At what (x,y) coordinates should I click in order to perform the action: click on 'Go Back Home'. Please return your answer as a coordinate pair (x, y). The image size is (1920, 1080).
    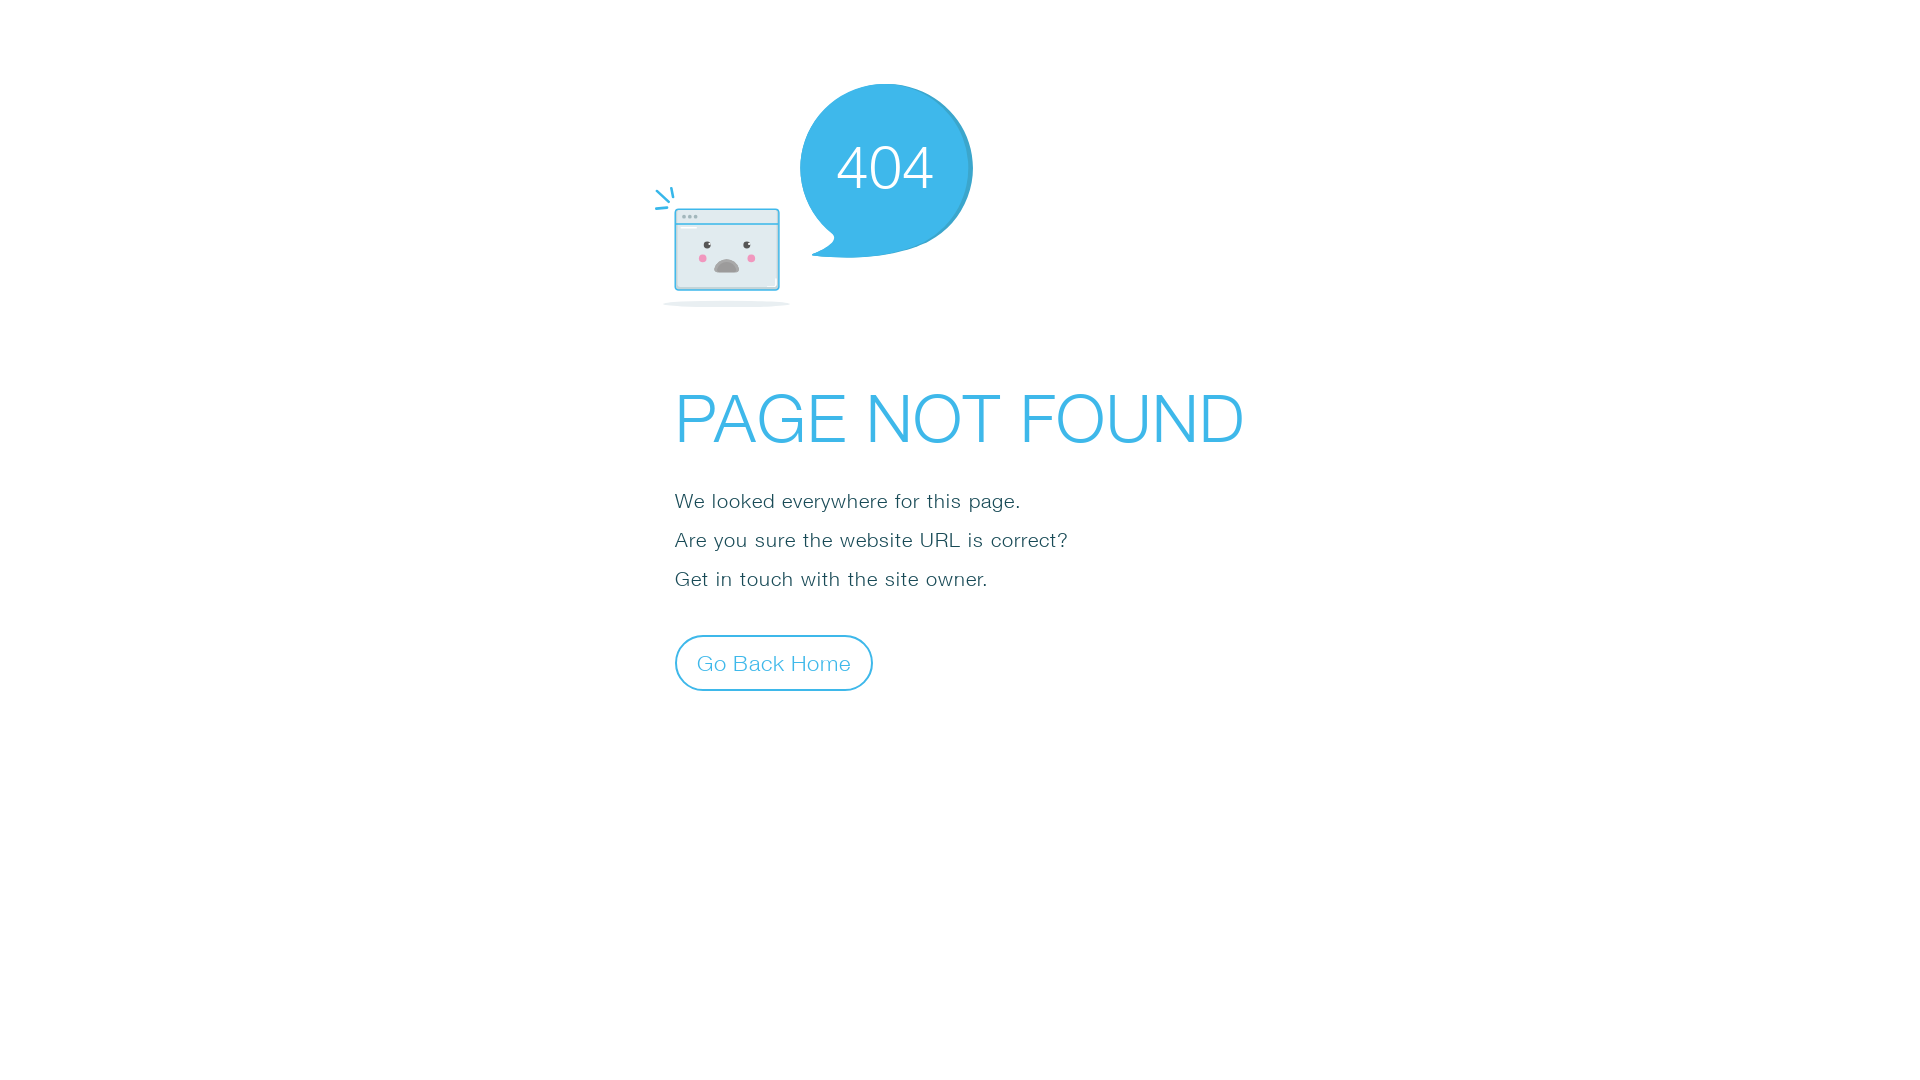
    Looking at the image, I should click on (772, 663).